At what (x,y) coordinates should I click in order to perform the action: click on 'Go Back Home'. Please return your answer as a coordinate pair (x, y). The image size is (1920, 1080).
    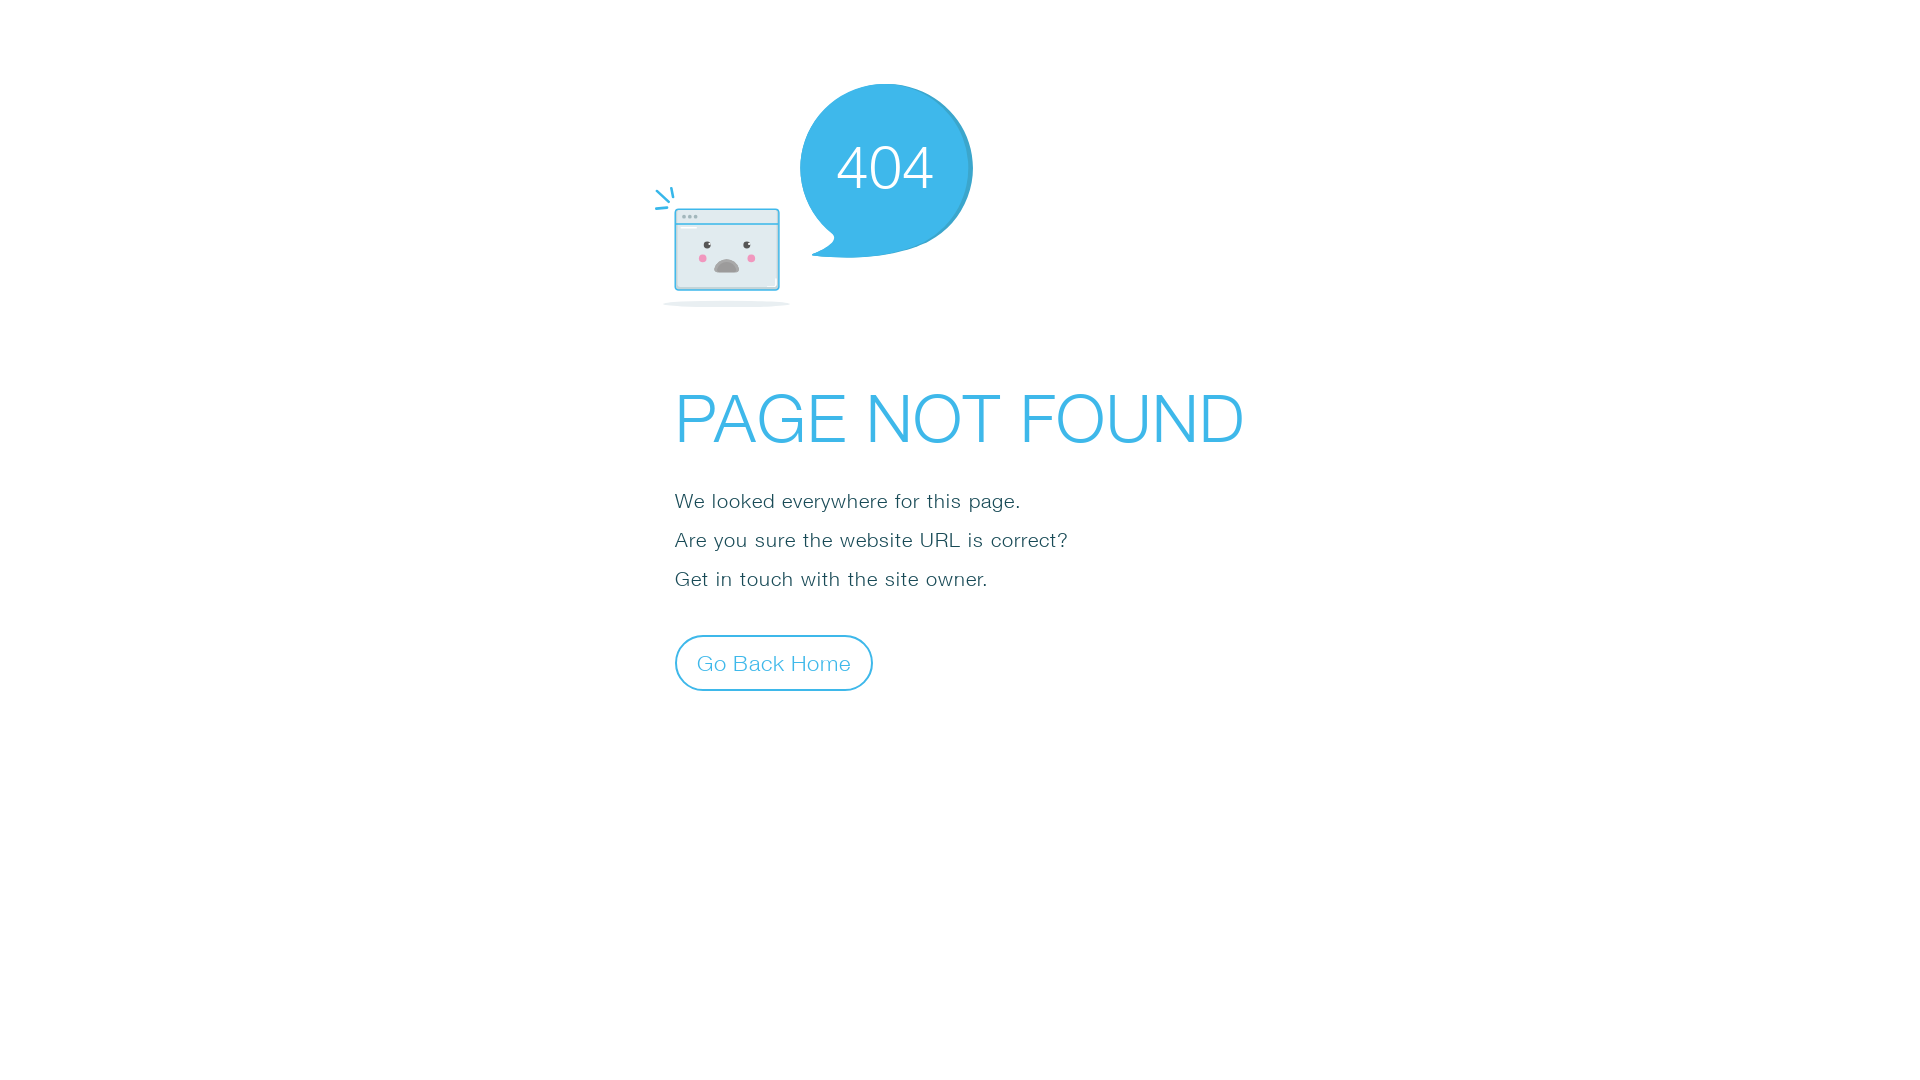
    Looking at the image, I should click on (772, 663).